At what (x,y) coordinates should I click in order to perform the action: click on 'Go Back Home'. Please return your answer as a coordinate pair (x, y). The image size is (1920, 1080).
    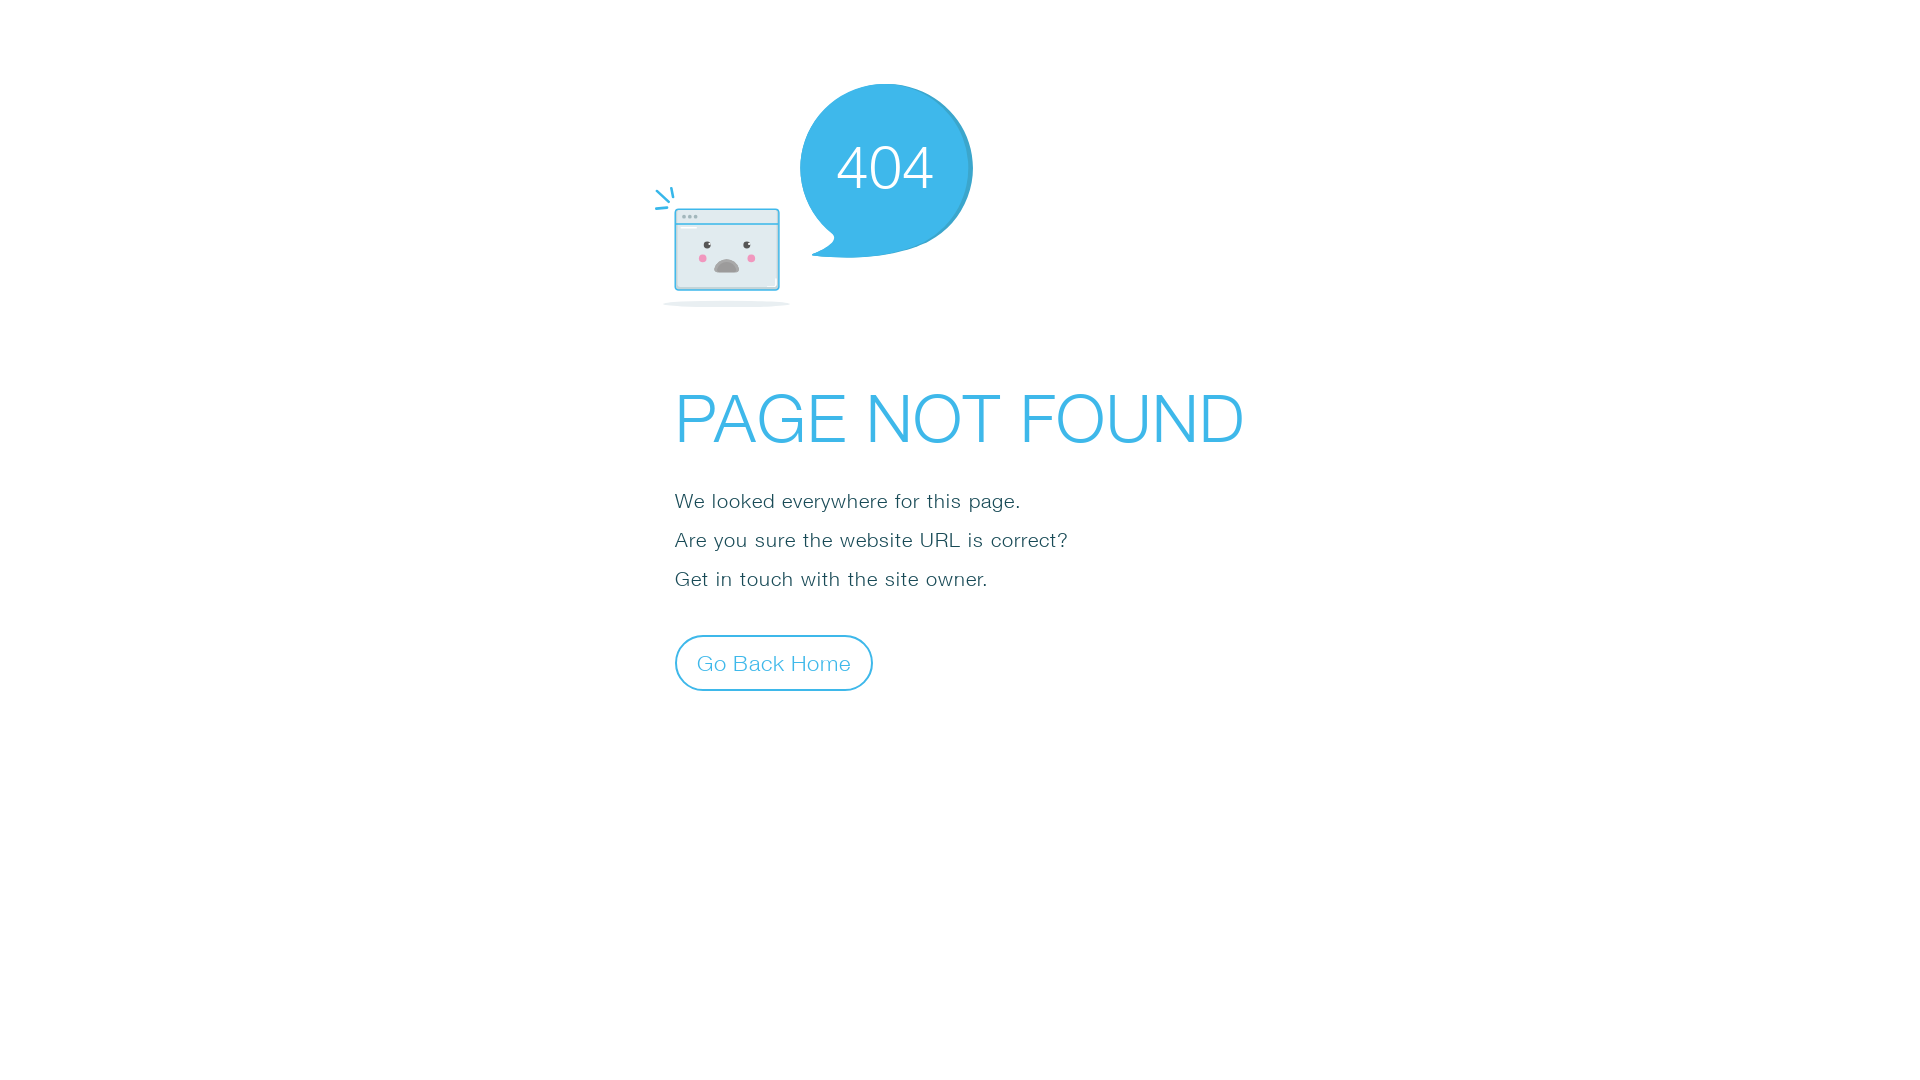
    Looking at the image, I should click on (772, 663).